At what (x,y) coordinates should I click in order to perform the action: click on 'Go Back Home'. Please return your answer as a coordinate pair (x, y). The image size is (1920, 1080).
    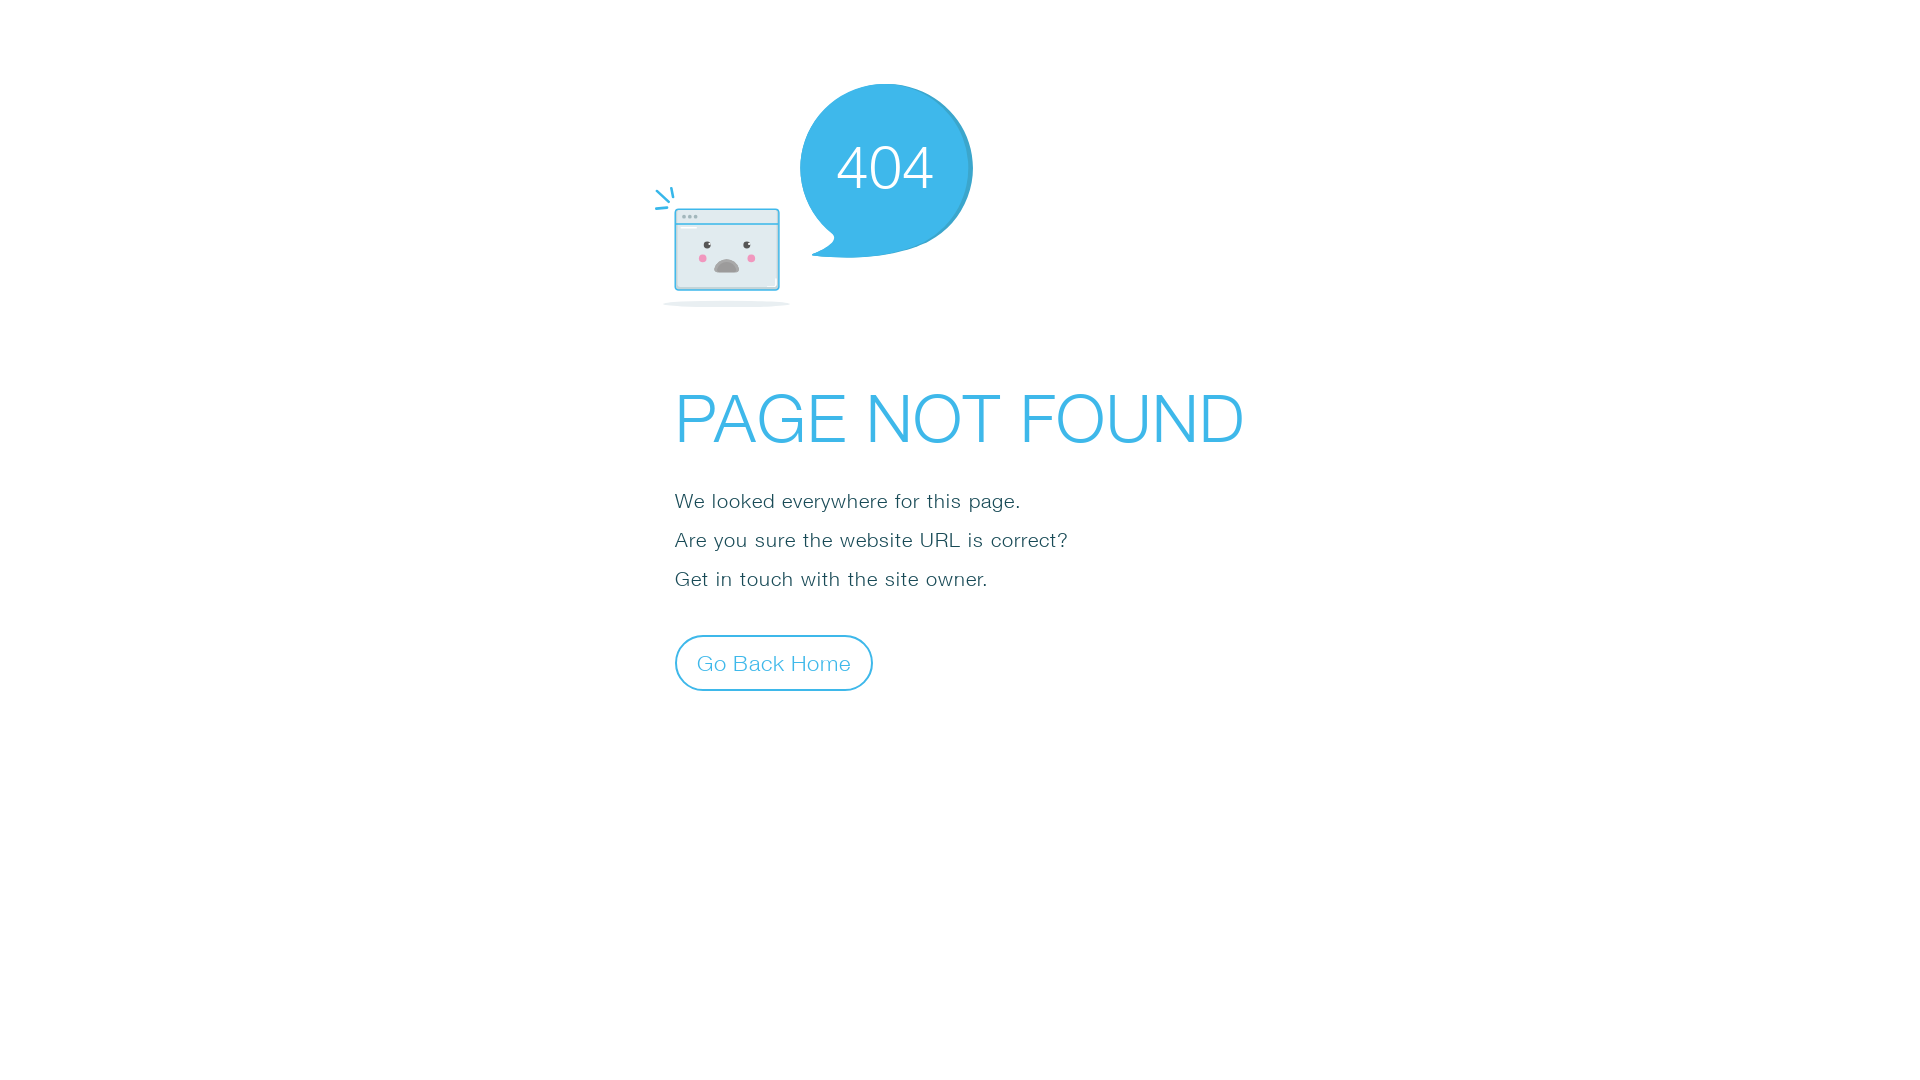
    Looking at the image, I should click on (772, 663).